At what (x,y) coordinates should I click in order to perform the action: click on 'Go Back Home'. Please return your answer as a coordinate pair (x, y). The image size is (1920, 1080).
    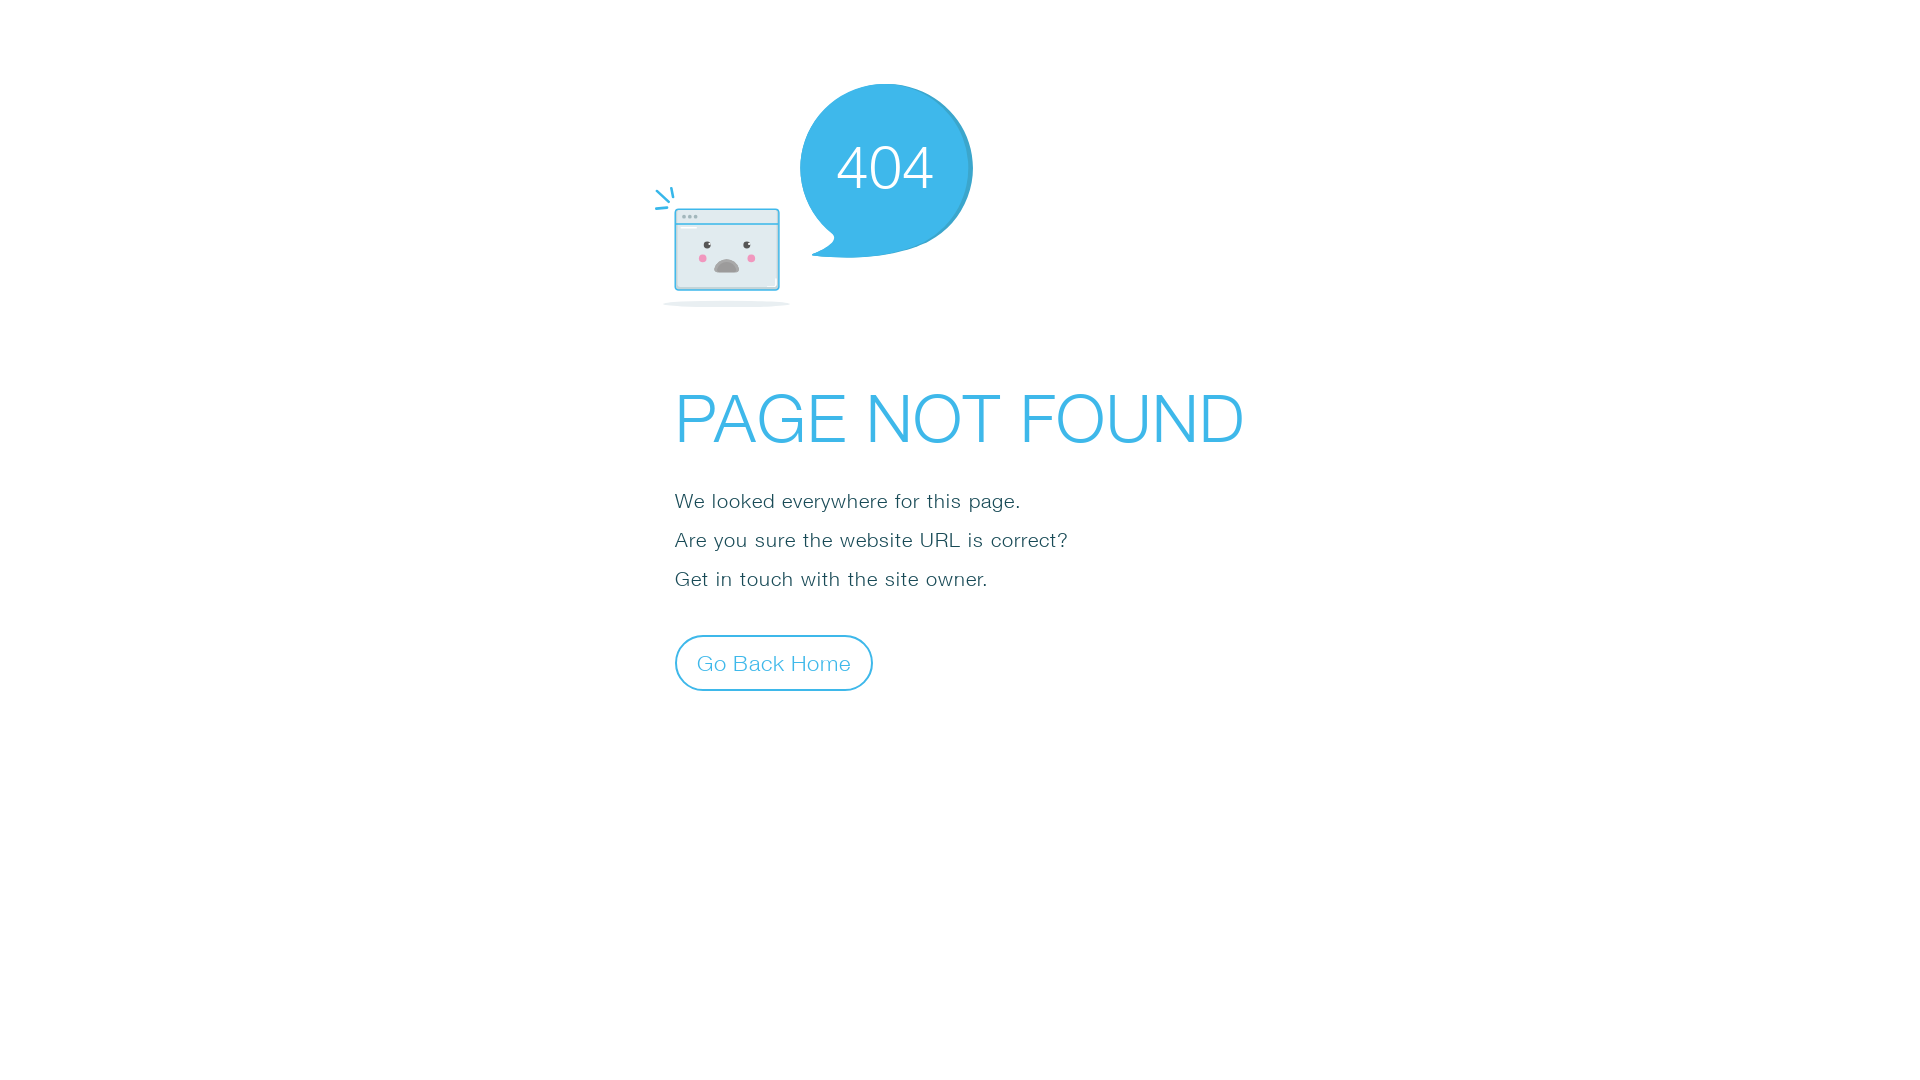
    Looking at the image, I should click on (772, 663).